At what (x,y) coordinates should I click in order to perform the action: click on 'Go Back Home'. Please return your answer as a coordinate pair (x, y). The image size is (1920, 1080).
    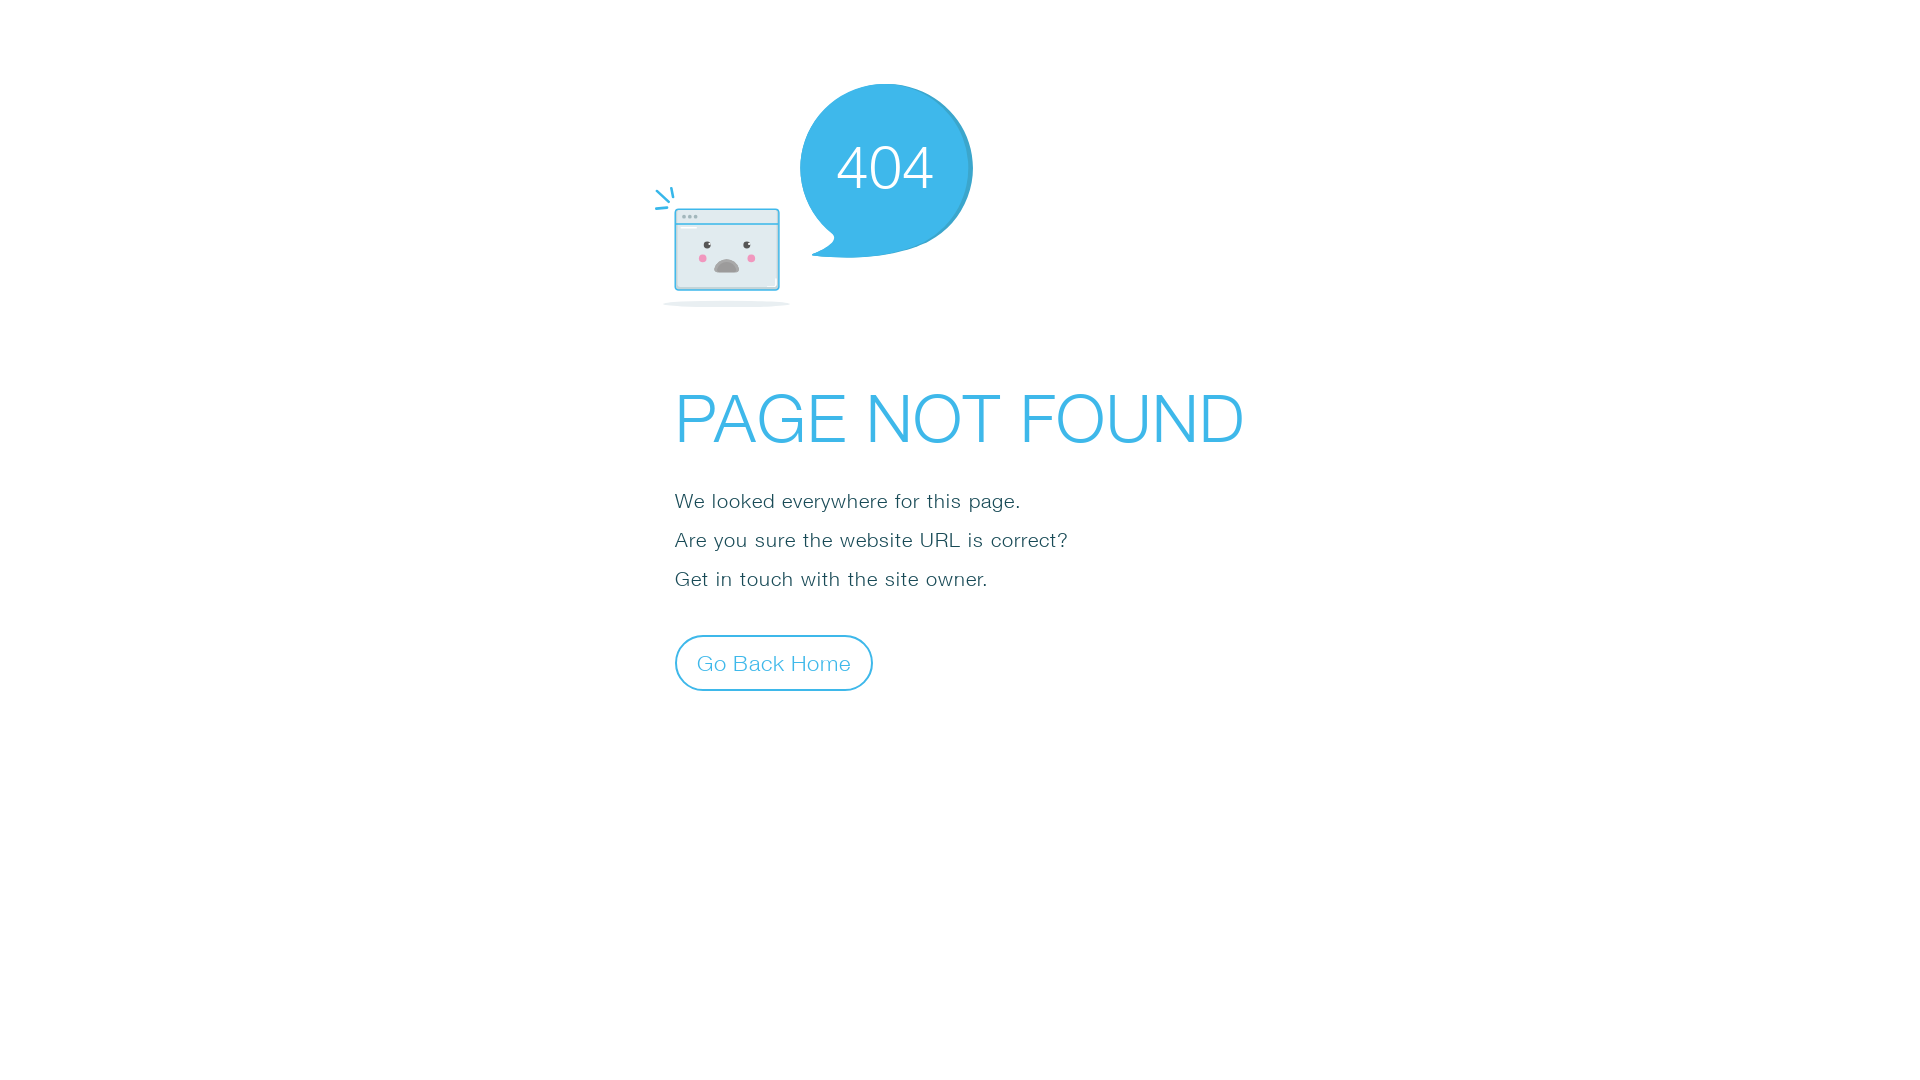
    Looking at the image, I should click on (772, 663).